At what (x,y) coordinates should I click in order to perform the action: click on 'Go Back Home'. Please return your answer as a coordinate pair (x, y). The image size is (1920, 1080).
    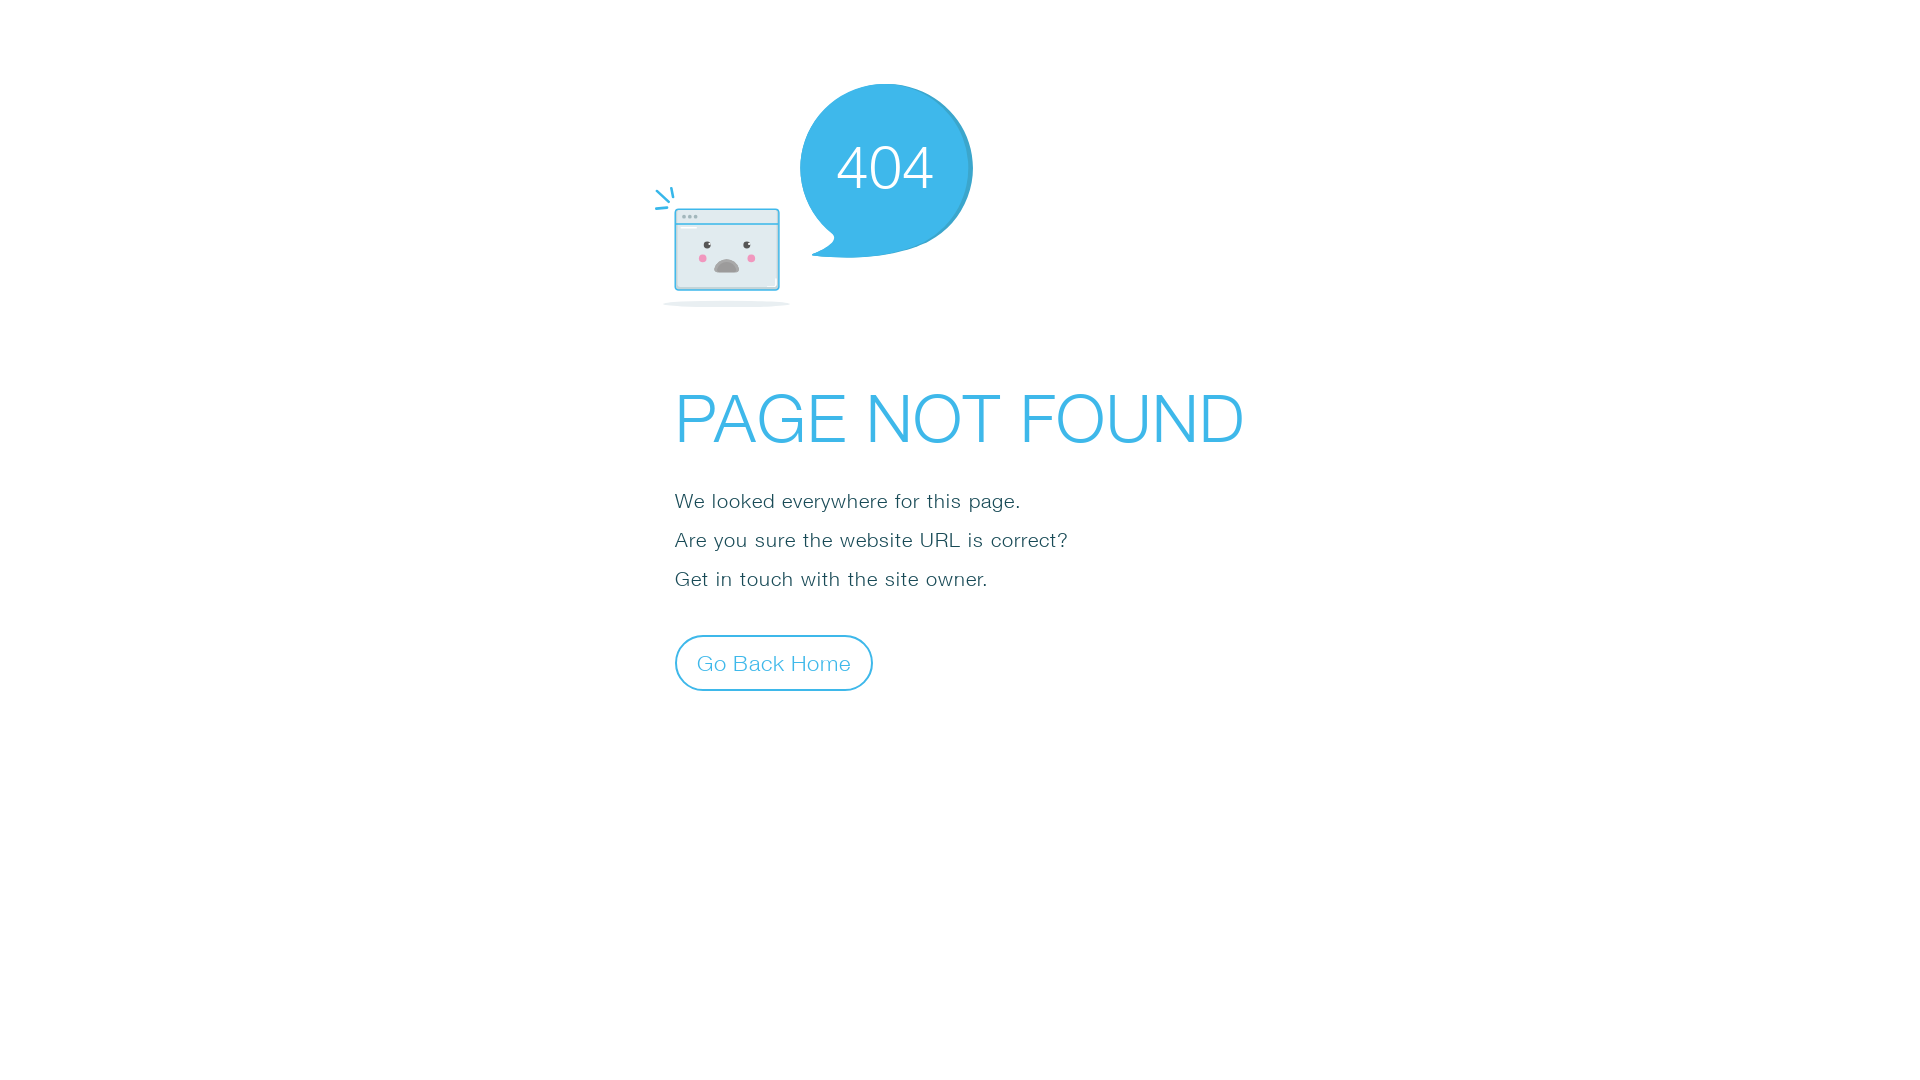
    Looking at the image, I should click on (772, 663).